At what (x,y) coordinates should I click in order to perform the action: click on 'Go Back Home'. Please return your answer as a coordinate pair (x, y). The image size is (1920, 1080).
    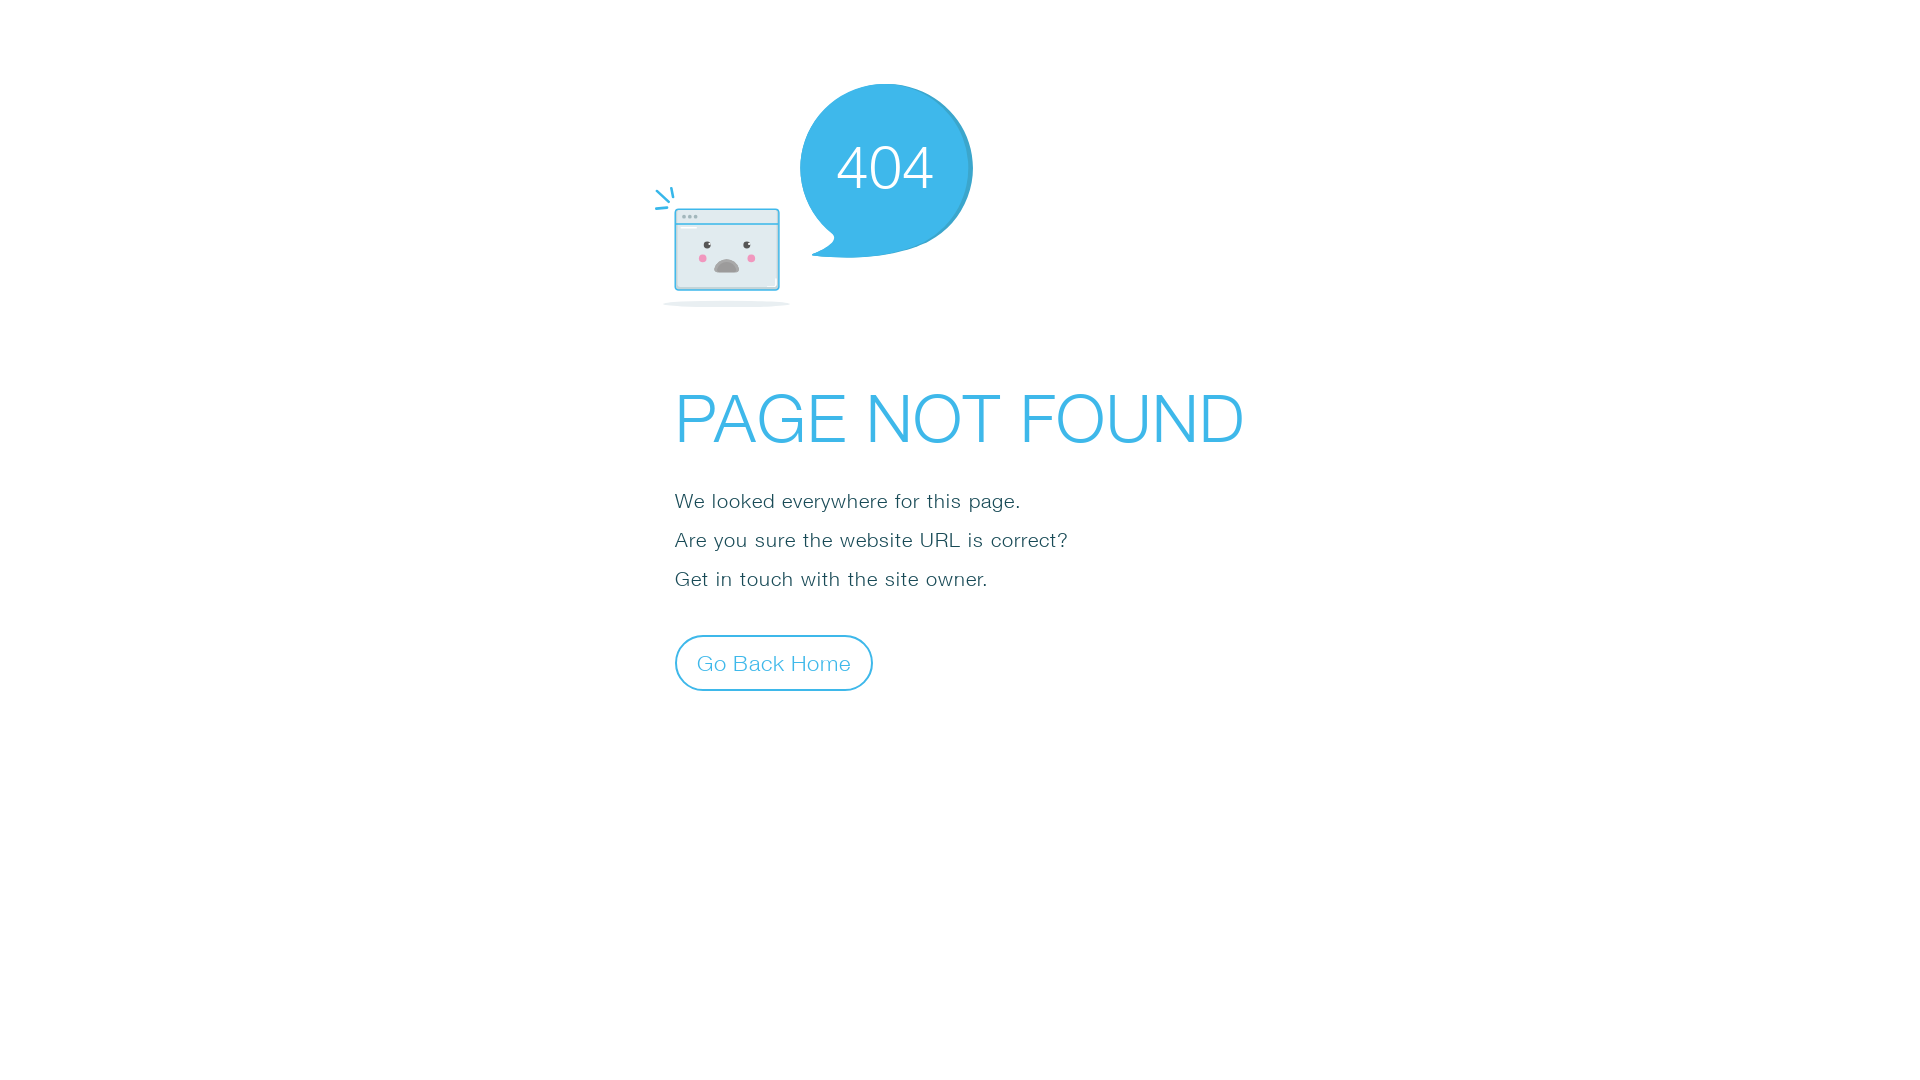
    Looking at the image, I should click on (772, 663).